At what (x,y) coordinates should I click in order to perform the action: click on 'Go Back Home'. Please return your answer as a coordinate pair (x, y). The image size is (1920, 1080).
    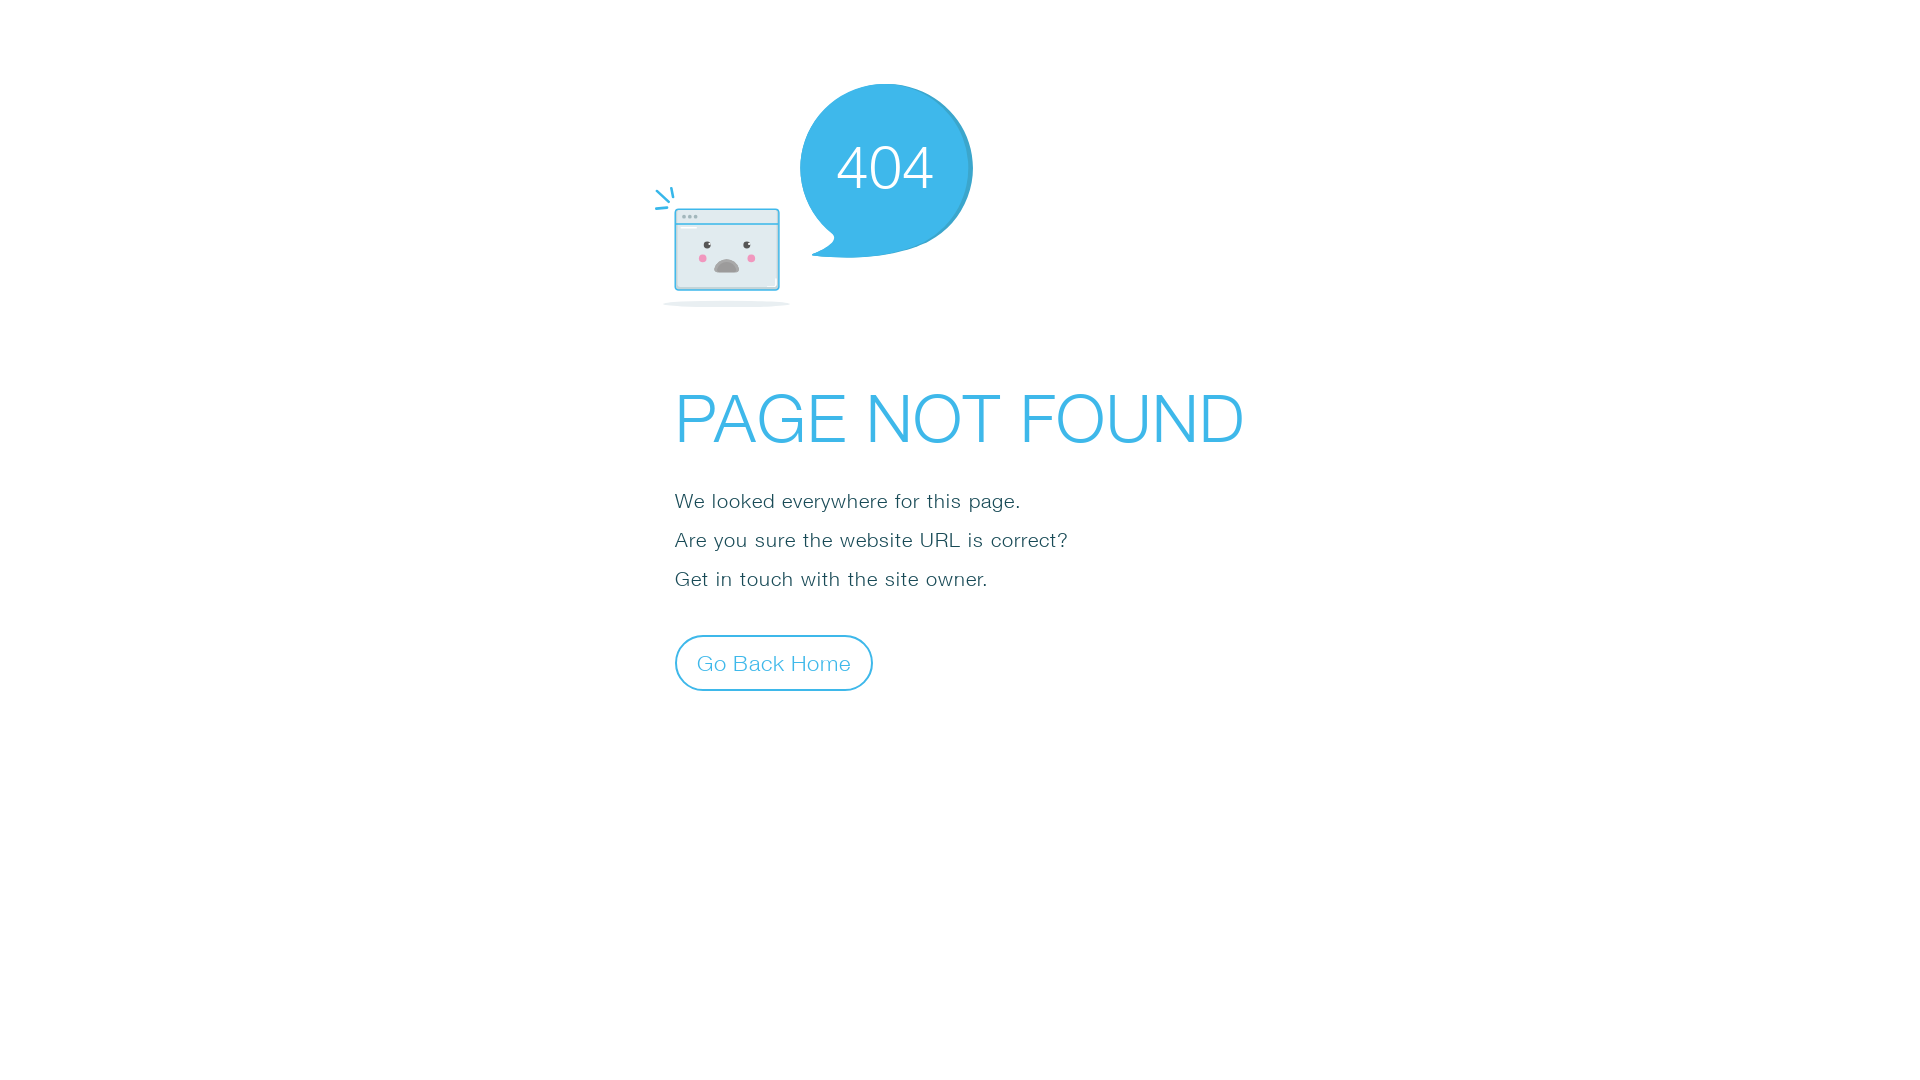
    Looking at the image, I should click on (772, 663).